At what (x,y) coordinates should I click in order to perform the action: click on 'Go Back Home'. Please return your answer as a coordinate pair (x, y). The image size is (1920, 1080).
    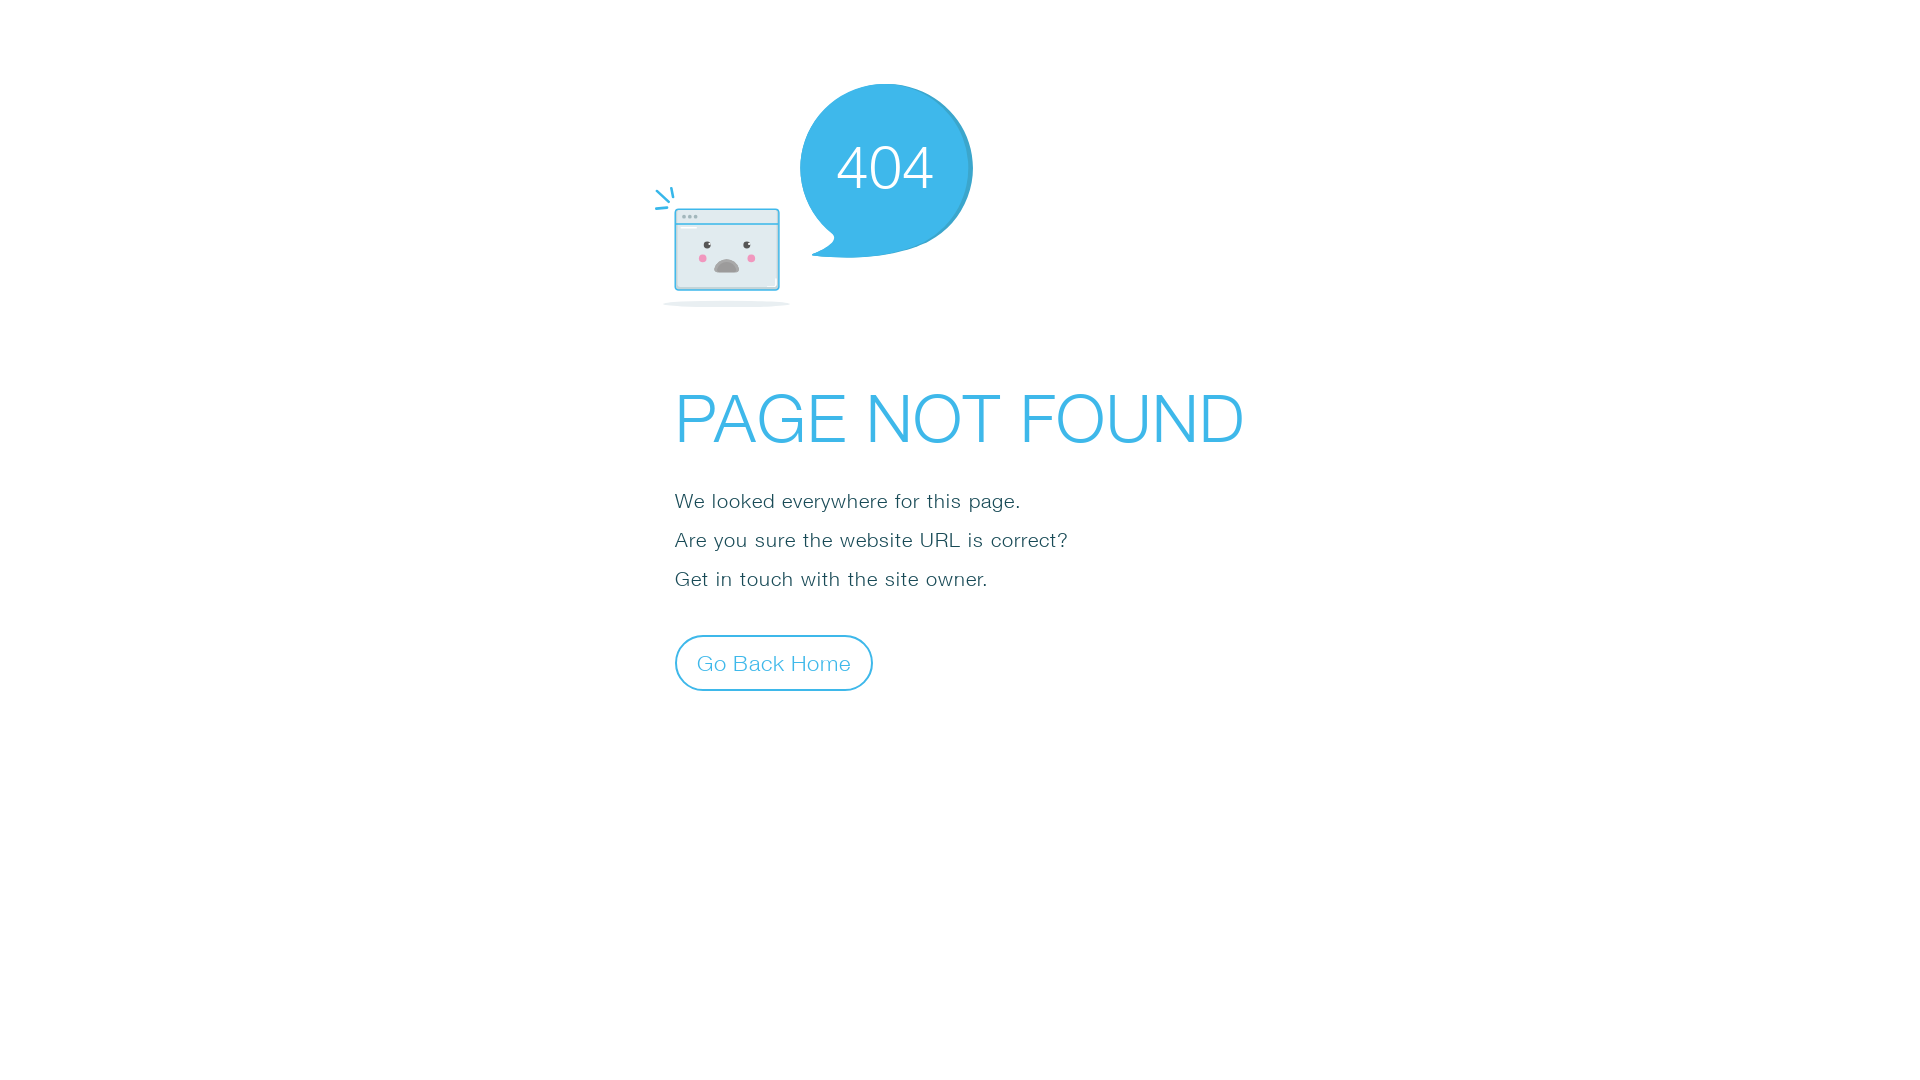
    Looking at the image, I should click on (772, 663).